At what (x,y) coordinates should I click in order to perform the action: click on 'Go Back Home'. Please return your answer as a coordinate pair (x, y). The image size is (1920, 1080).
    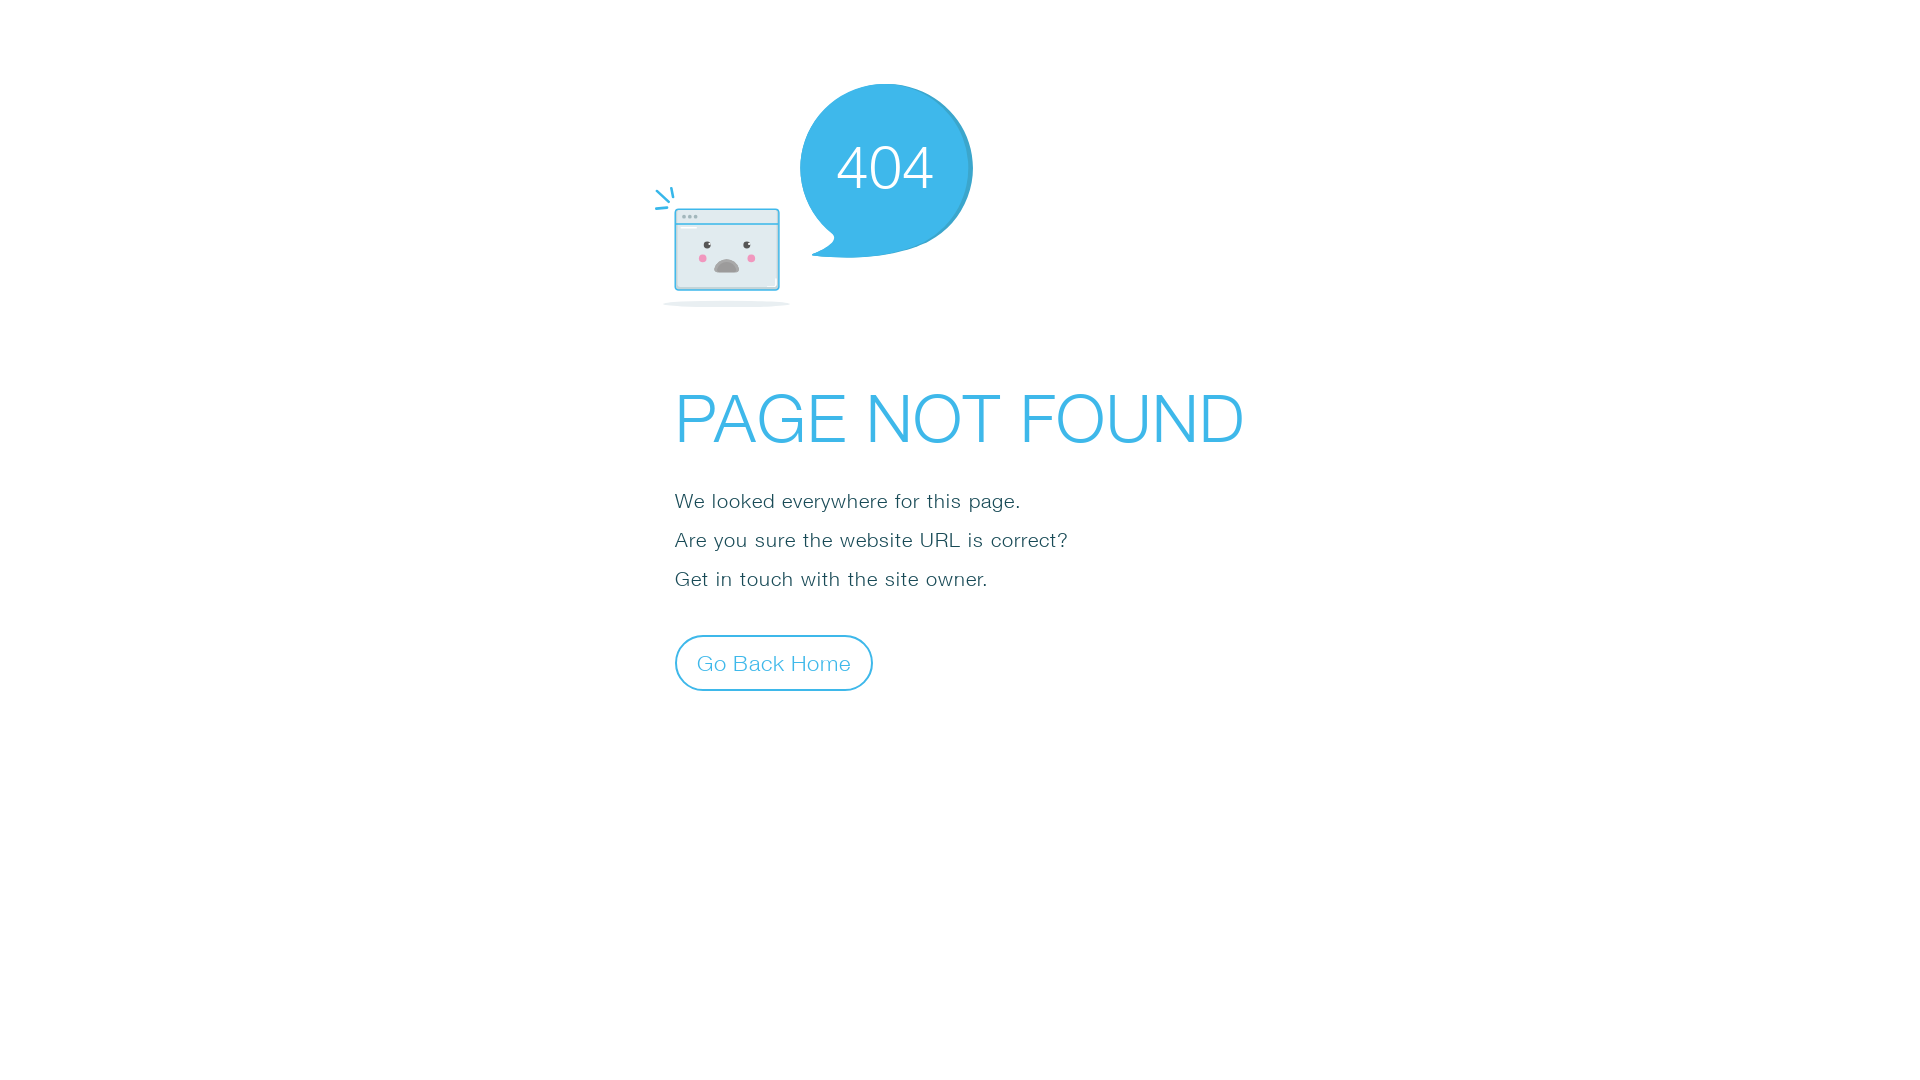
    Looking at the image, I should click on (772, 663).